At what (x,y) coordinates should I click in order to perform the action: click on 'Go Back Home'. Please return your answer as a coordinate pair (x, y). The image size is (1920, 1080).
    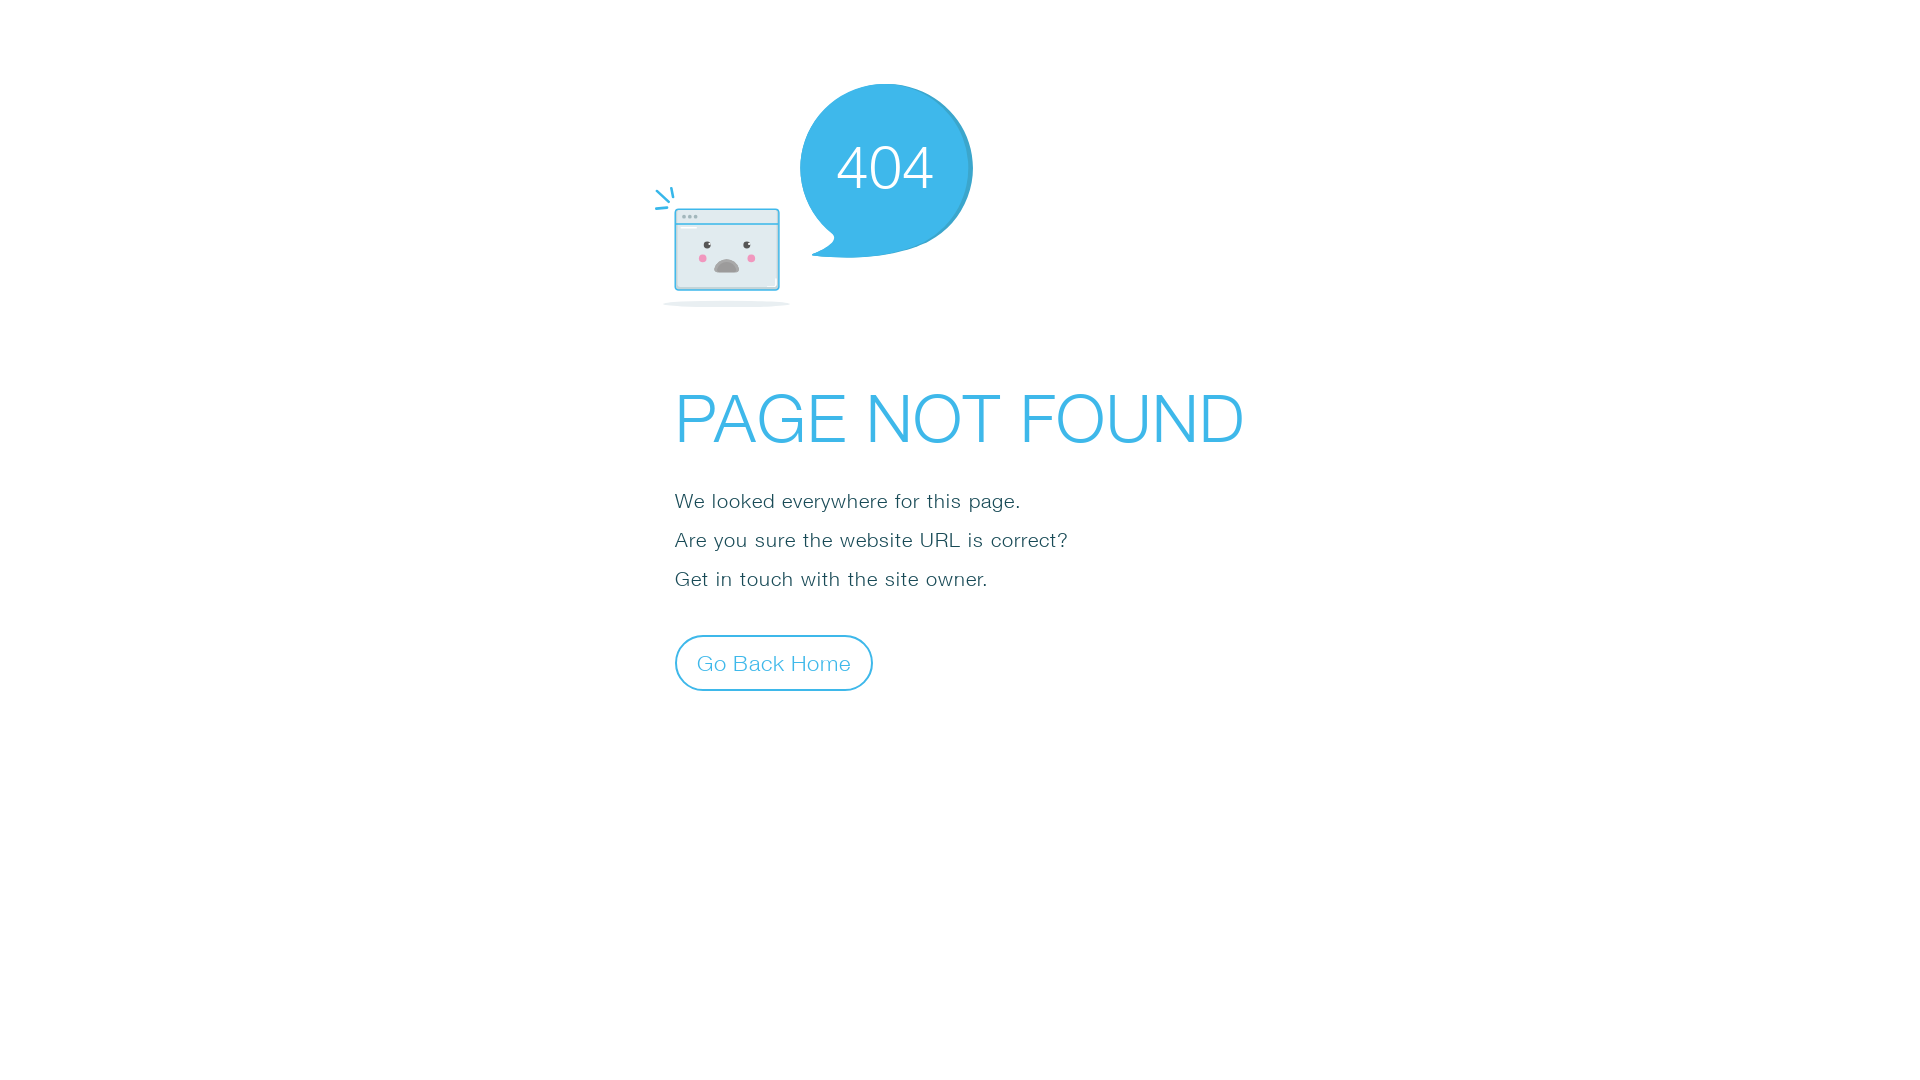
    Looking at the image, I should click on (772, 663).